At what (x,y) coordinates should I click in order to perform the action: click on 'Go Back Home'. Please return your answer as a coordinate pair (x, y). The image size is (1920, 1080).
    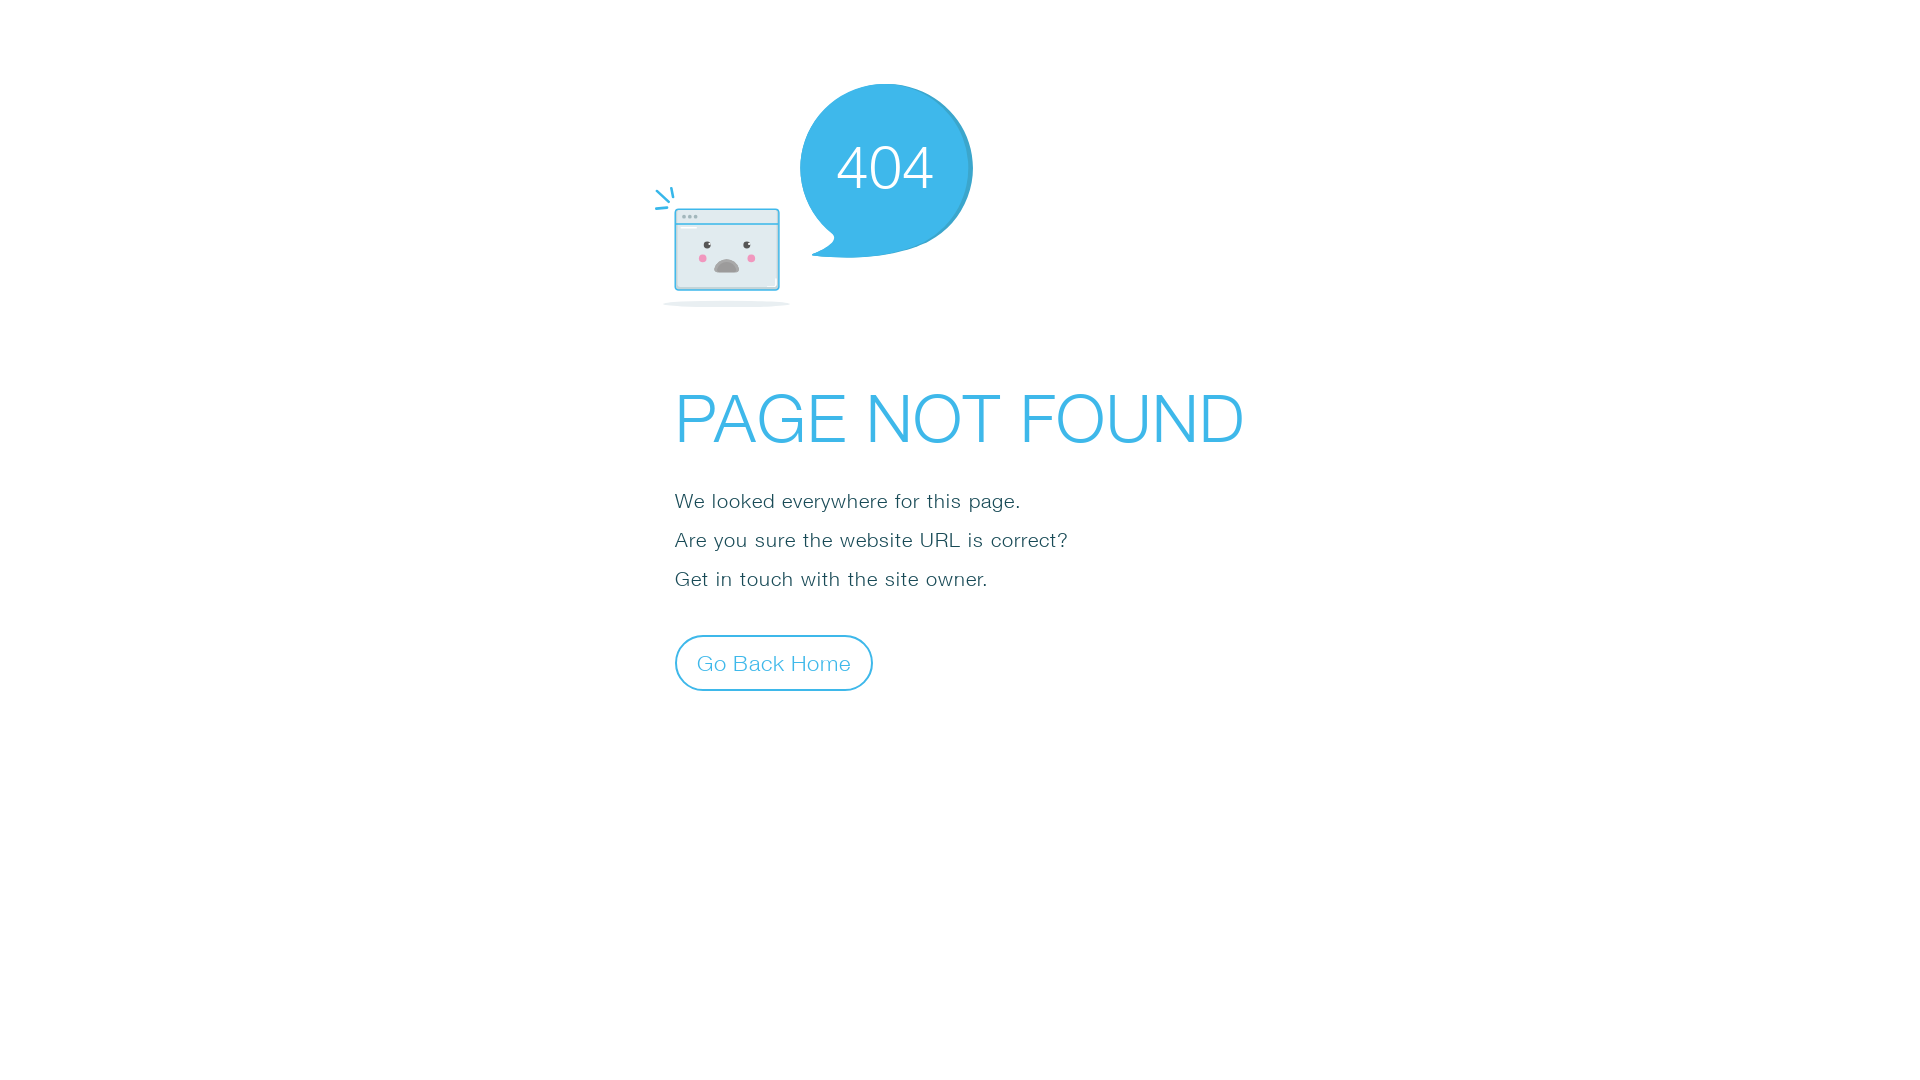
    Looking at the image, I should click on (772, 663).